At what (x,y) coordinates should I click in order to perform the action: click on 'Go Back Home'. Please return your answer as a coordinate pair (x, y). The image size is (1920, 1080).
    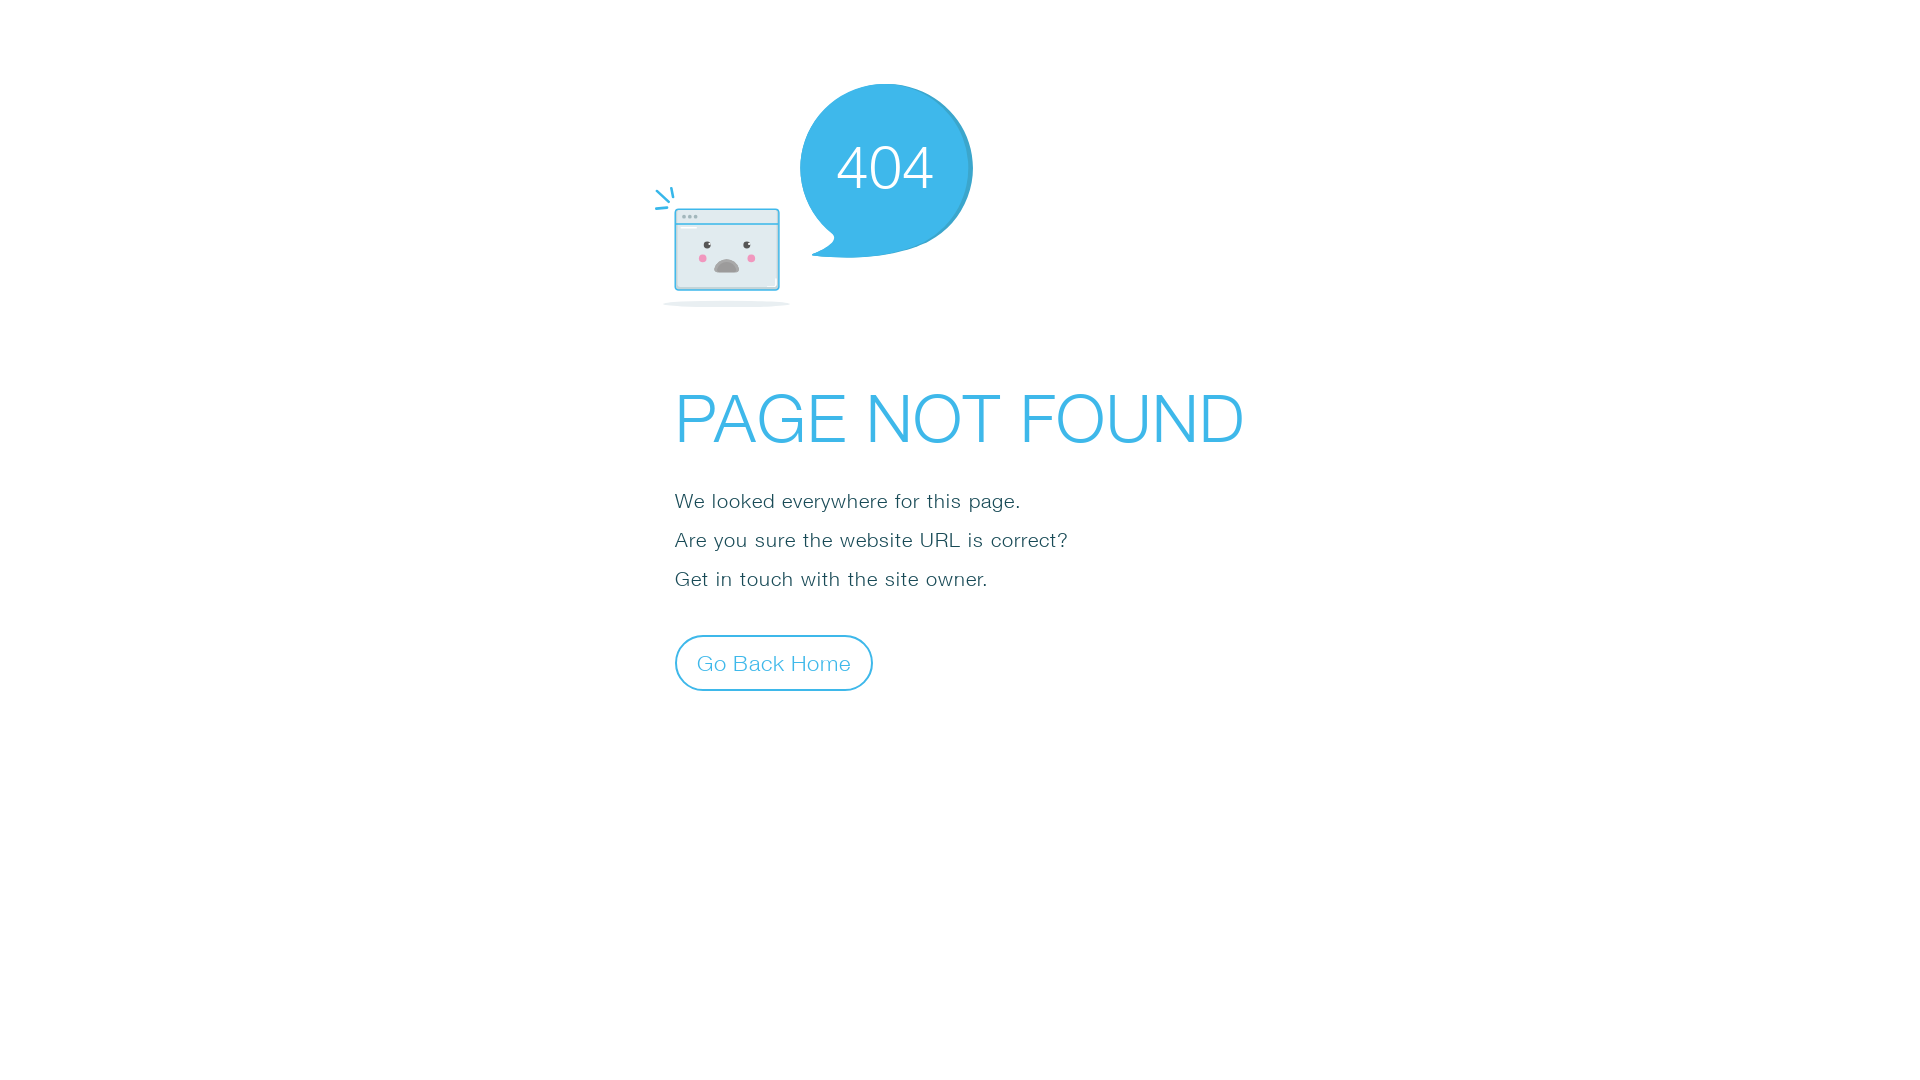
    Looking at the image, I should click on (772, 663).